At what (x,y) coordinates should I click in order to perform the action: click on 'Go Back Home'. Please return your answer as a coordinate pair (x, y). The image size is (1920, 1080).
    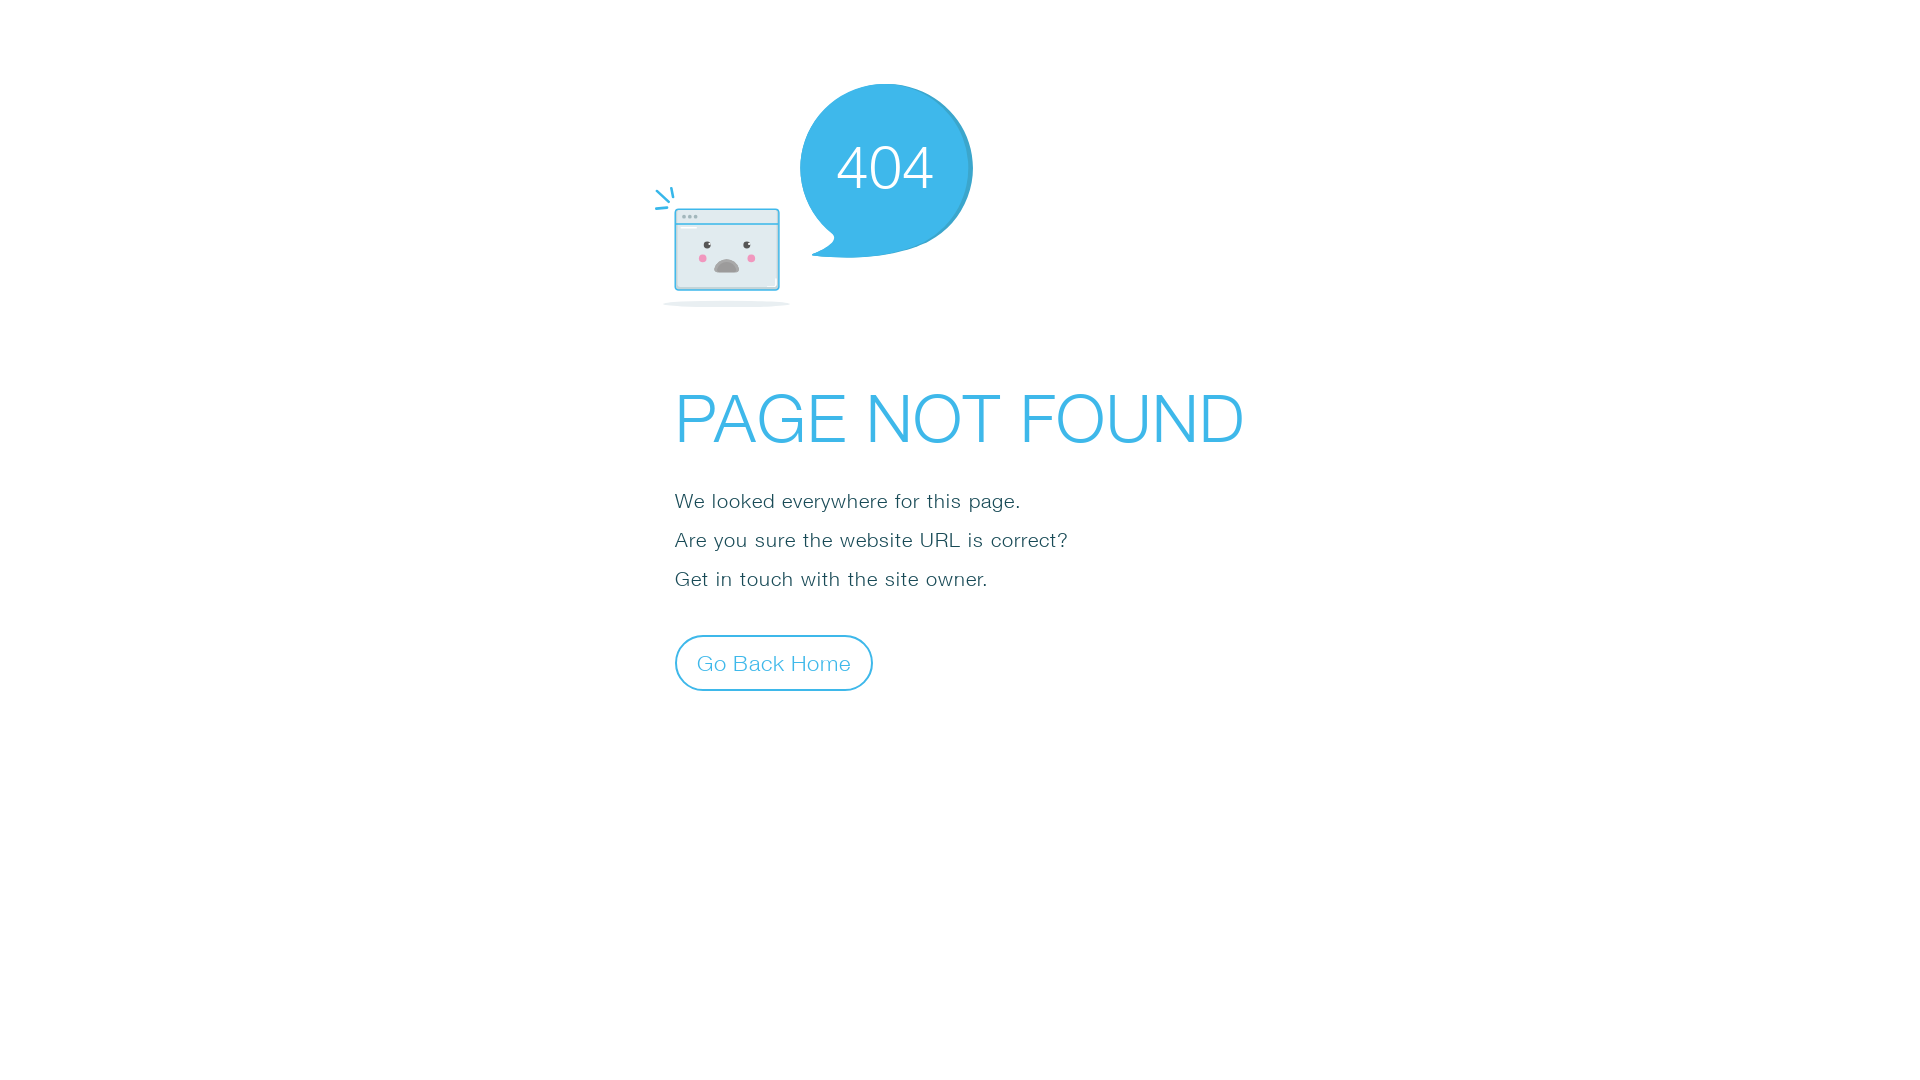
    Looking at the image, I should click on (772, 663).